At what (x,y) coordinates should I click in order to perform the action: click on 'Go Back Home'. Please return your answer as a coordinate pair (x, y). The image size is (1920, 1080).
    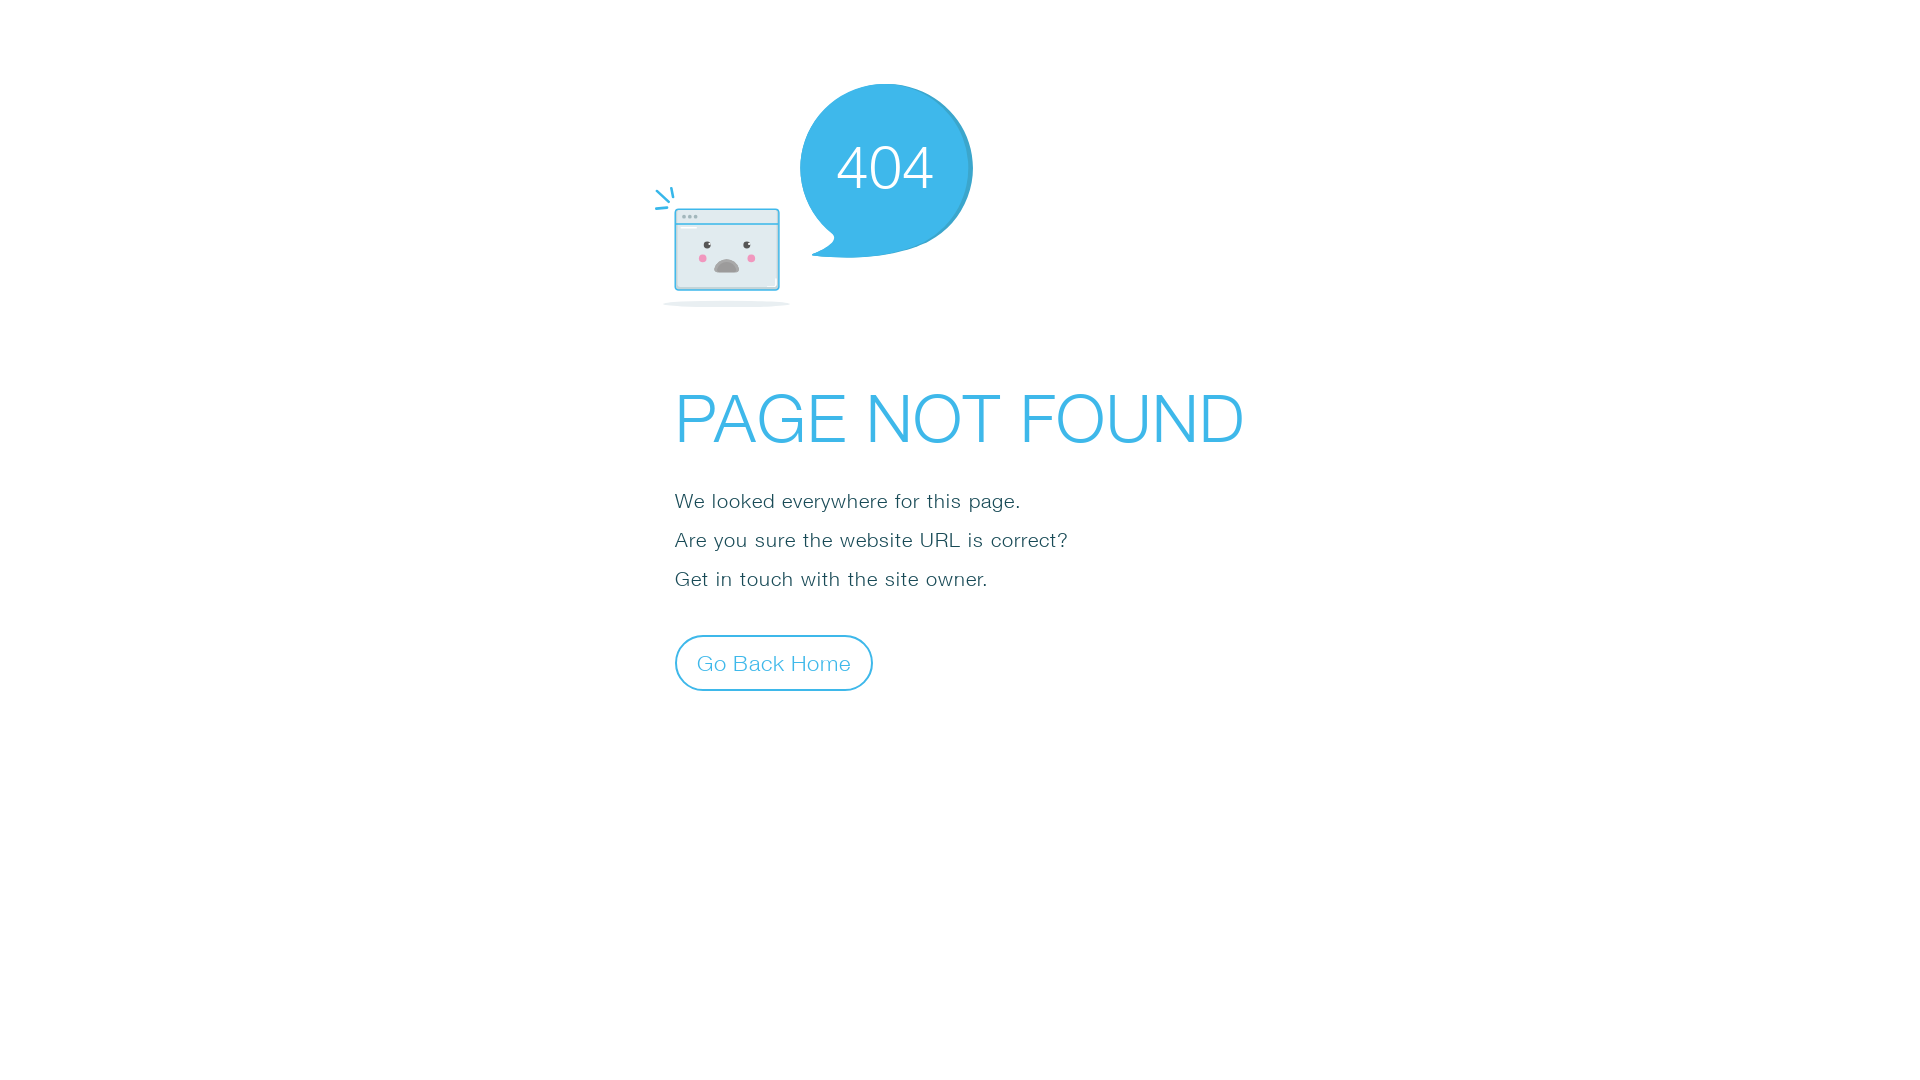
    Looking at the image, I should click on (772, 663).